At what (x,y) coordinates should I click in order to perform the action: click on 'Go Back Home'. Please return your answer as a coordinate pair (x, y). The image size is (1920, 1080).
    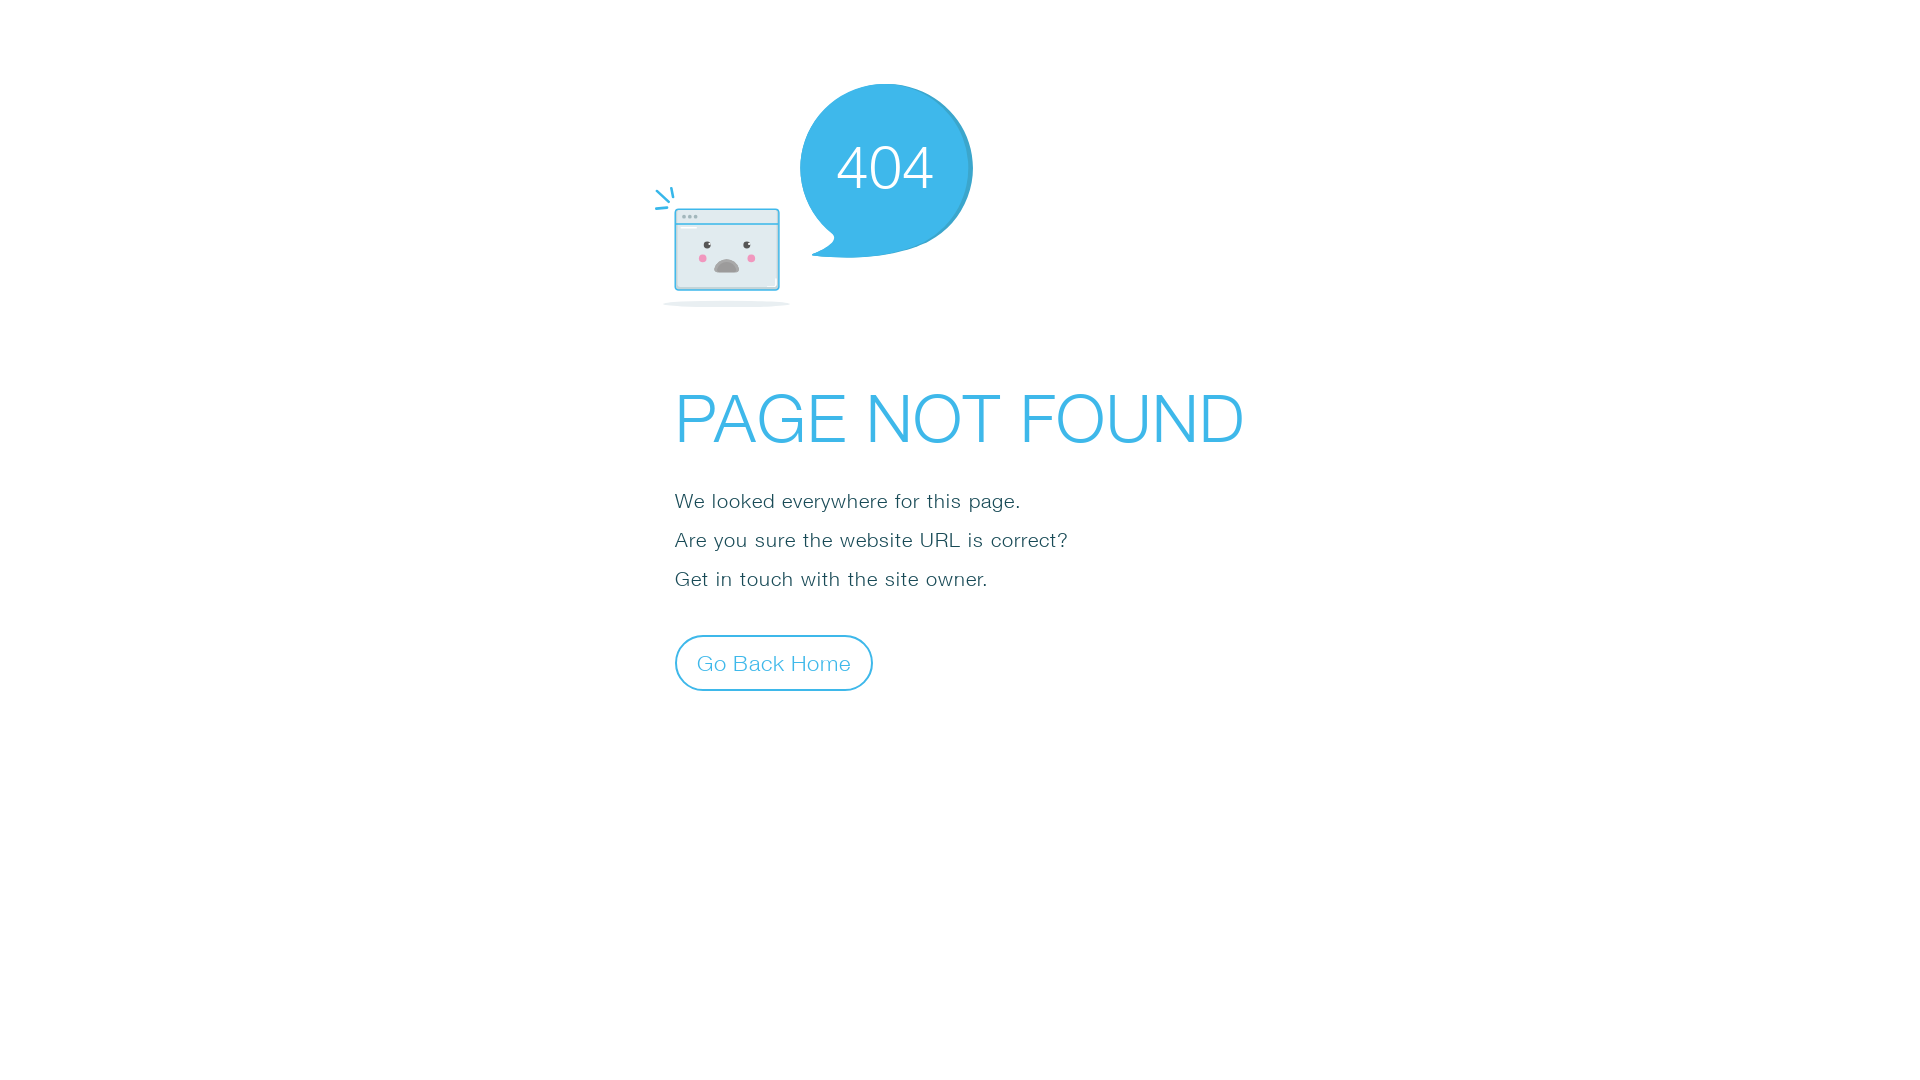
    Looking at the image, I should click on (772, 663).